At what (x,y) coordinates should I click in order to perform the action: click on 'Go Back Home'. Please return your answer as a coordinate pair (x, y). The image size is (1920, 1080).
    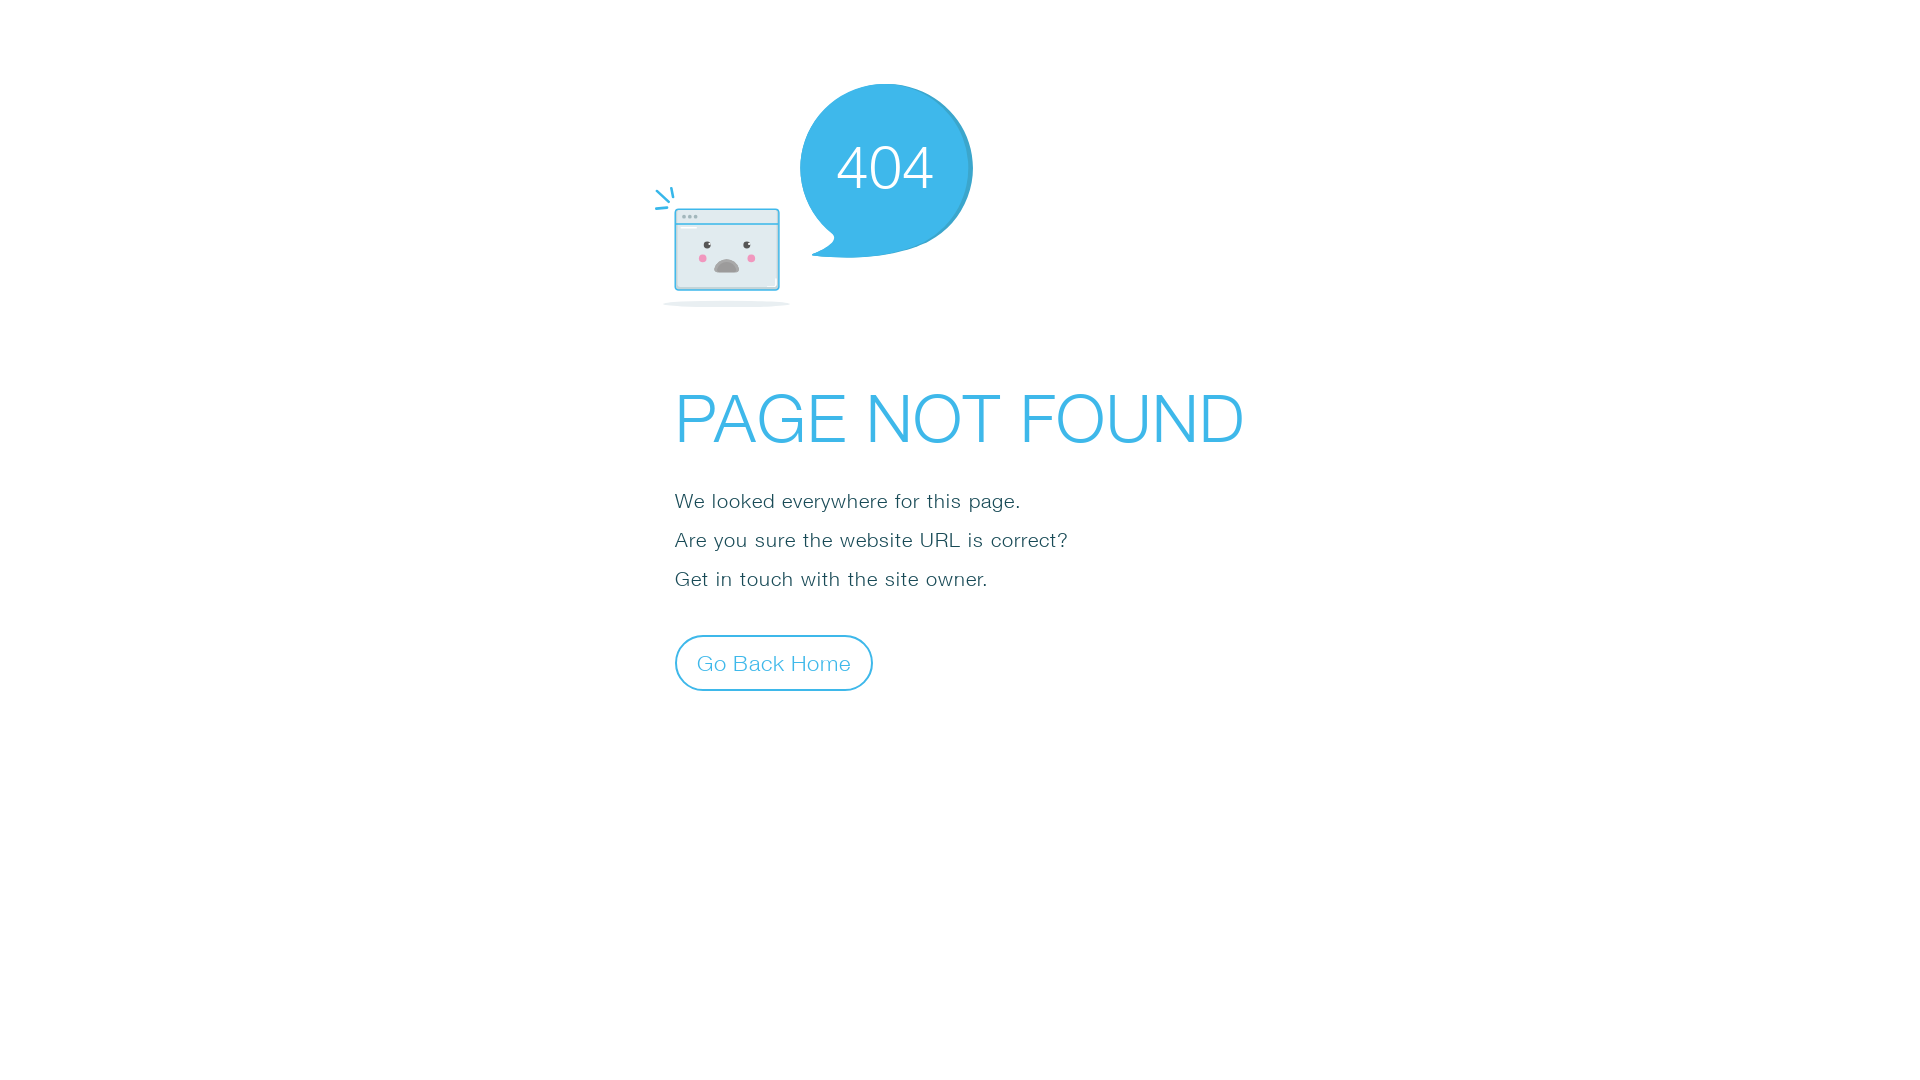
    Looking at the image, I should click on (772, 663).